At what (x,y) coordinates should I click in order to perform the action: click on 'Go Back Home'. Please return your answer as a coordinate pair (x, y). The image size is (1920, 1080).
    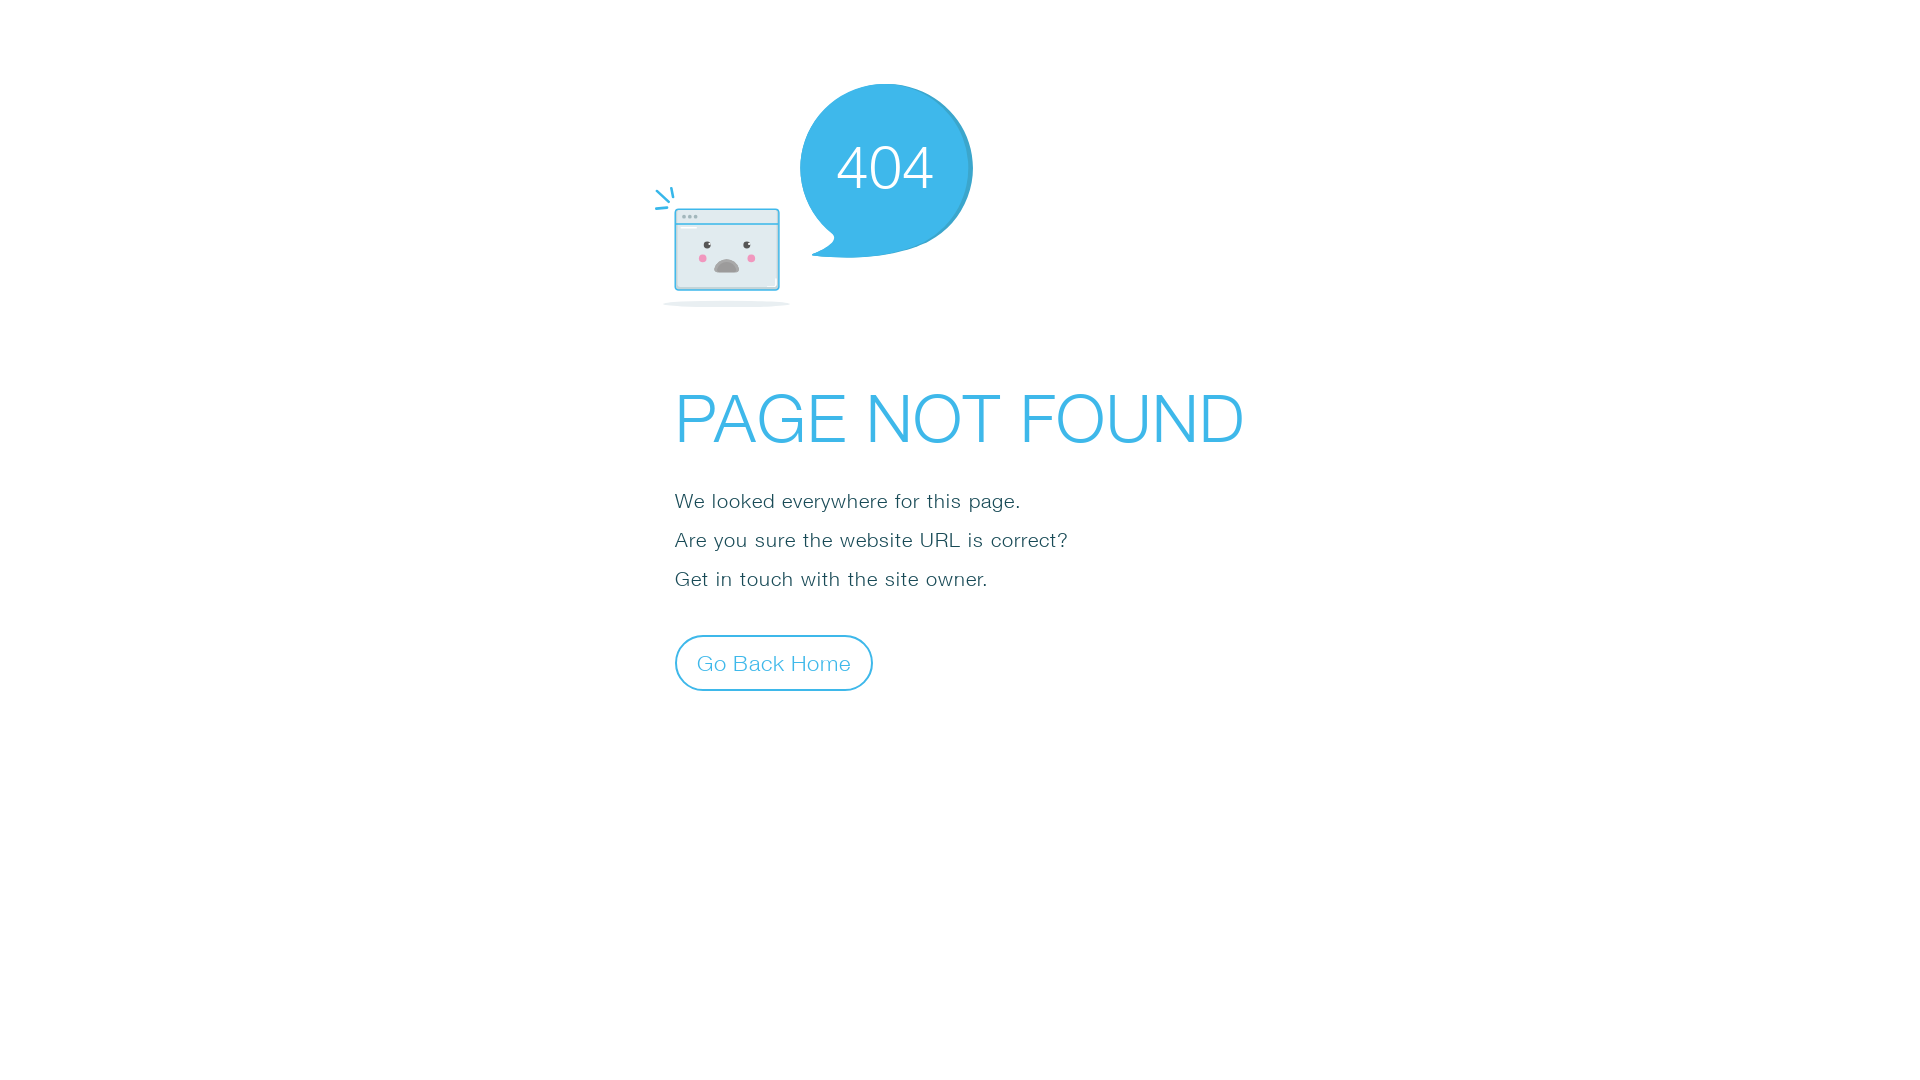
    Looking at the image, I should click on (772, 663).